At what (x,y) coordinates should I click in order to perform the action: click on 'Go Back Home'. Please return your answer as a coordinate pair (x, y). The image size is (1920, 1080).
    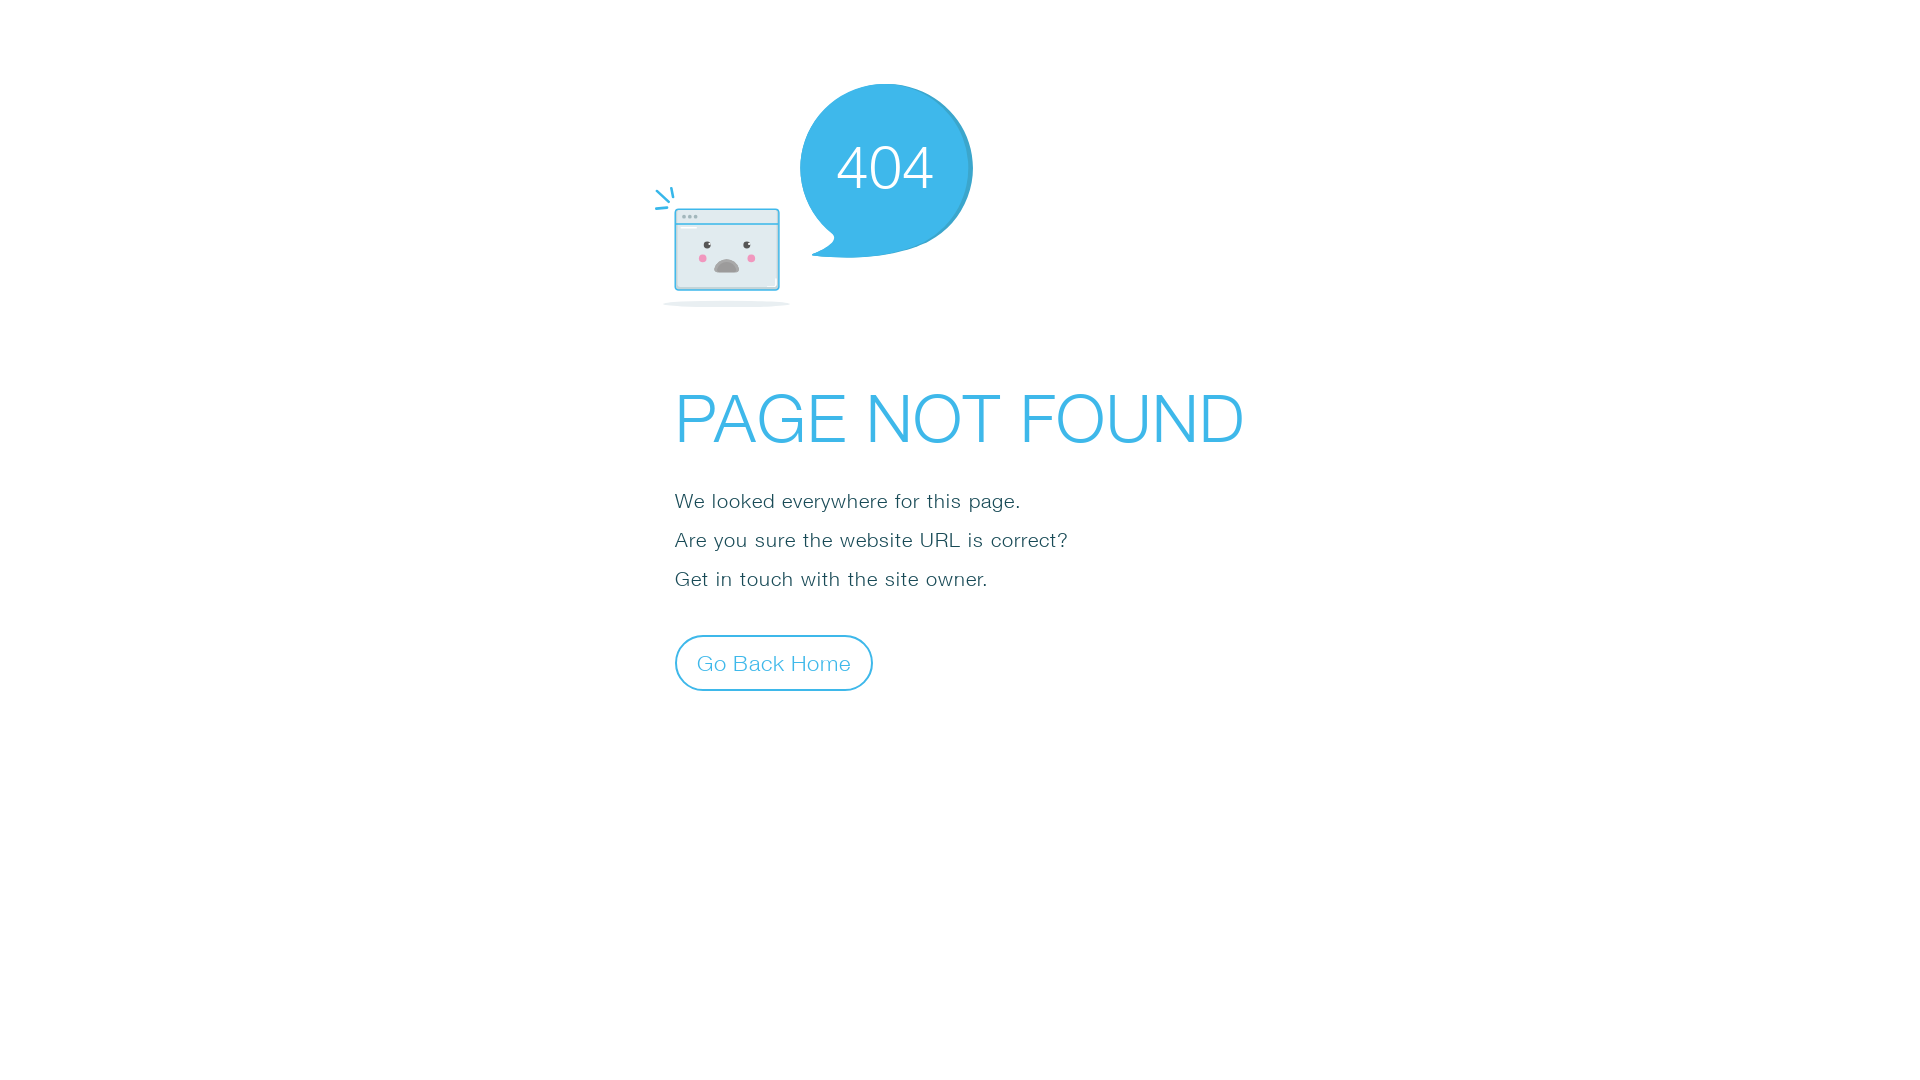
    Looking at the image, I should click on (772, 663).